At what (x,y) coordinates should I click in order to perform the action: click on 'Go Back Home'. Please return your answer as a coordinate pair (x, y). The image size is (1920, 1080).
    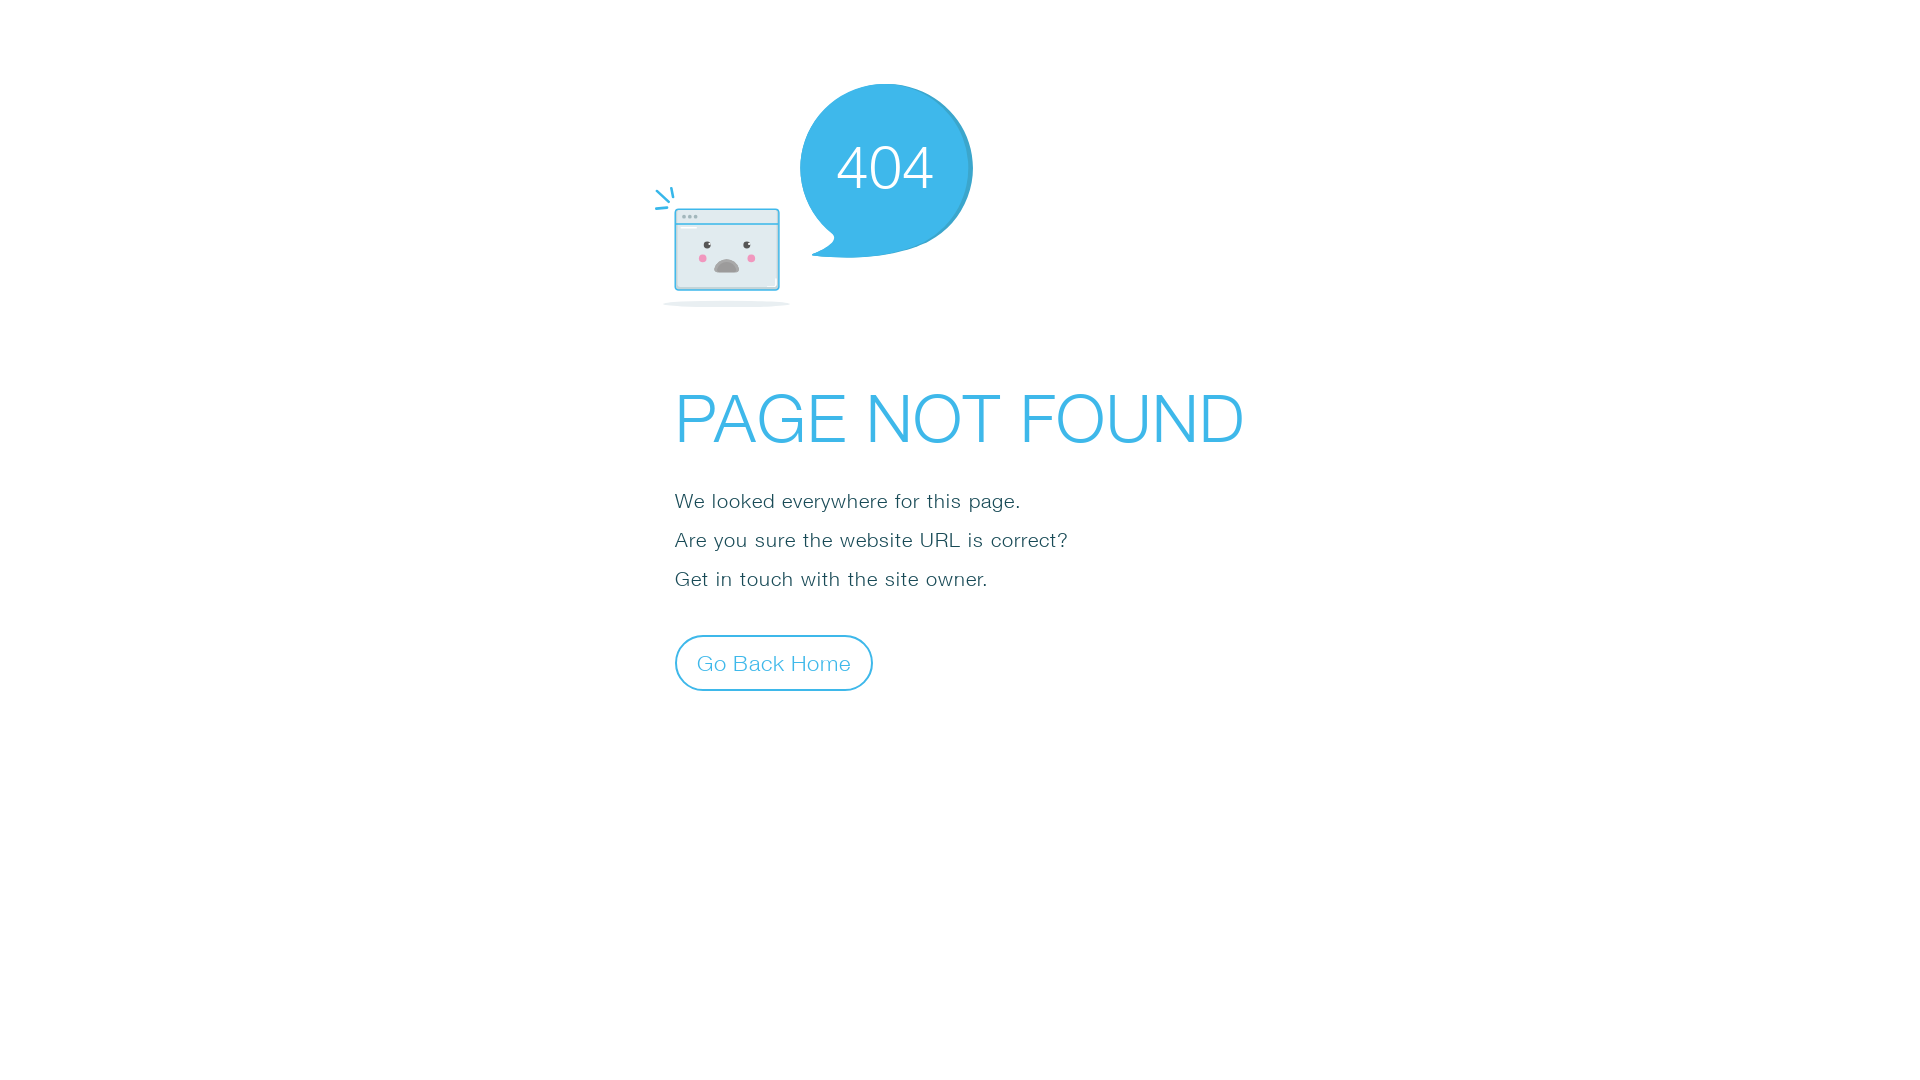
    Looking at the image, I should click on (772, 663).